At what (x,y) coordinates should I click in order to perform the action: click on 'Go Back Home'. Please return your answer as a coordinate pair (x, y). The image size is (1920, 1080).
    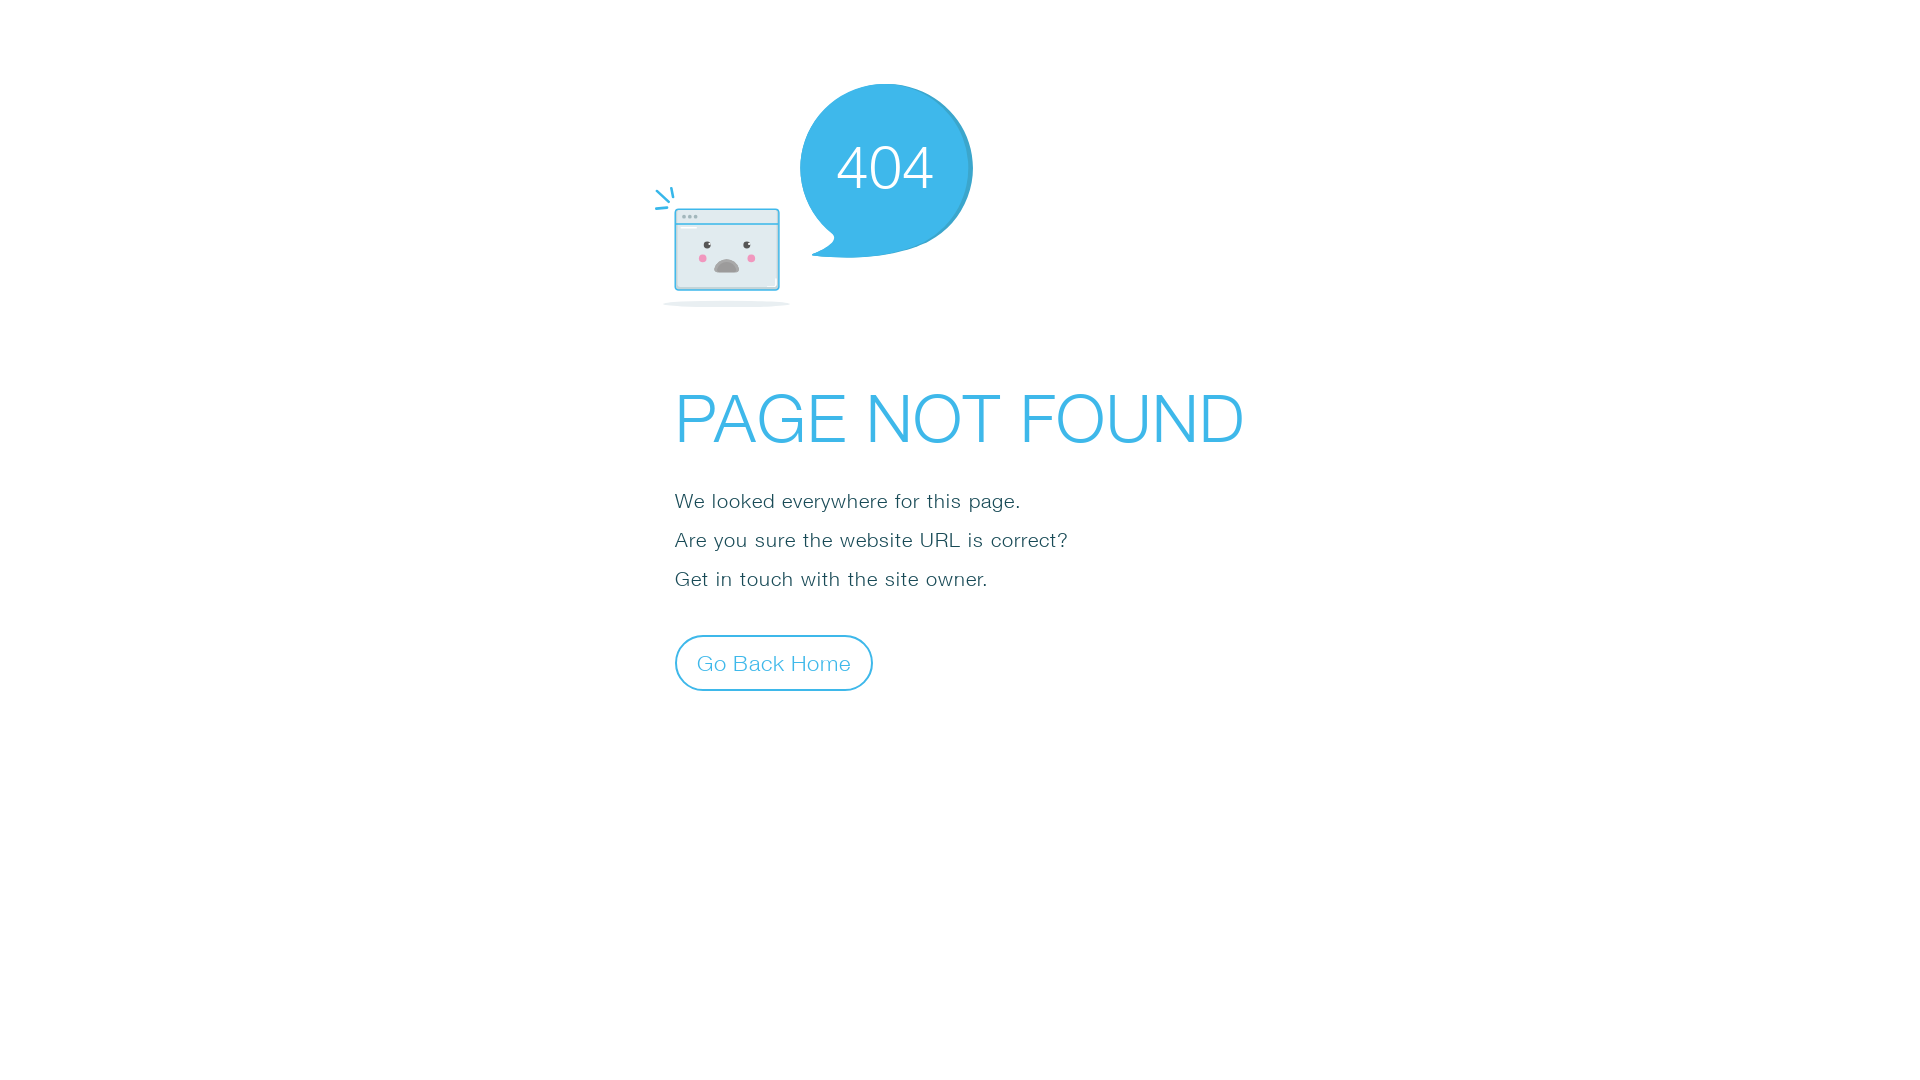
    Looking at the image, I should click on (772, 663).